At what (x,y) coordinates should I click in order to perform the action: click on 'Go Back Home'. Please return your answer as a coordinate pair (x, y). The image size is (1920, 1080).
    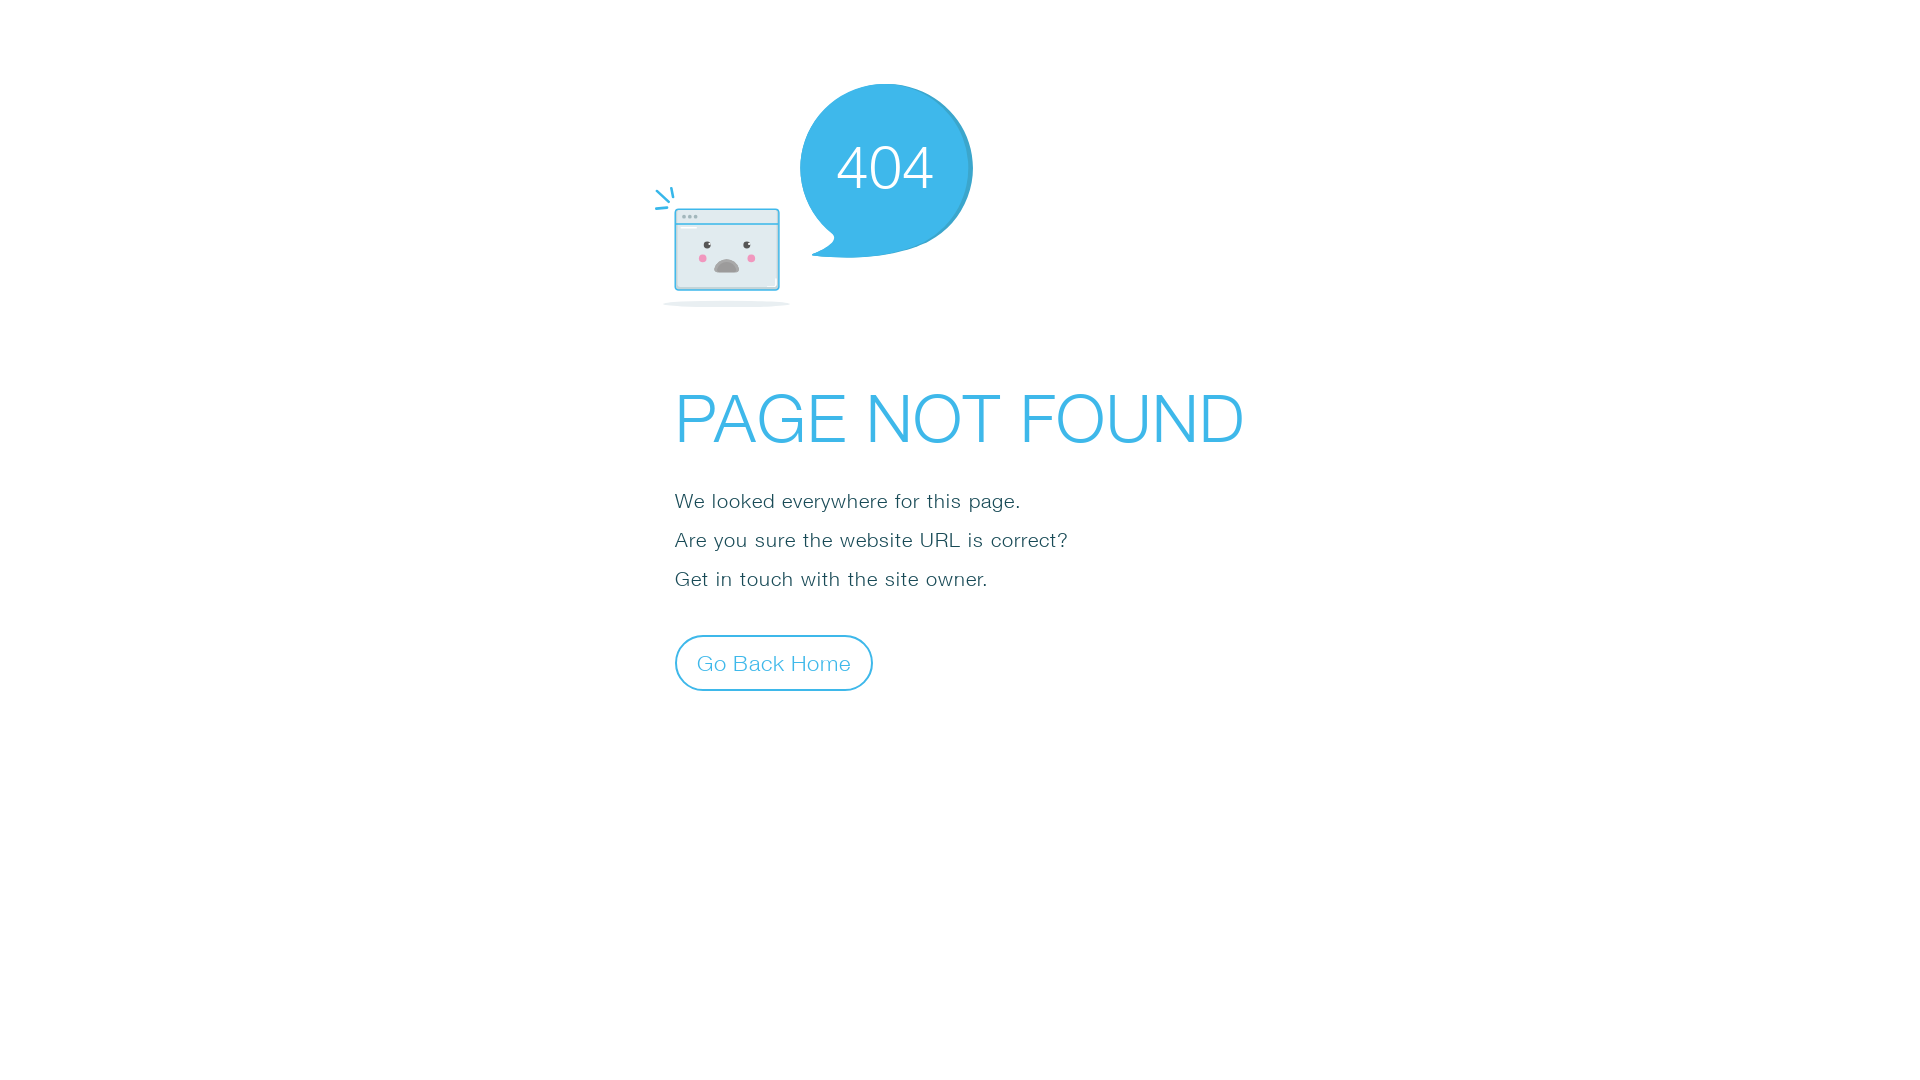
    Looking at the image, I should click on (772, 663).